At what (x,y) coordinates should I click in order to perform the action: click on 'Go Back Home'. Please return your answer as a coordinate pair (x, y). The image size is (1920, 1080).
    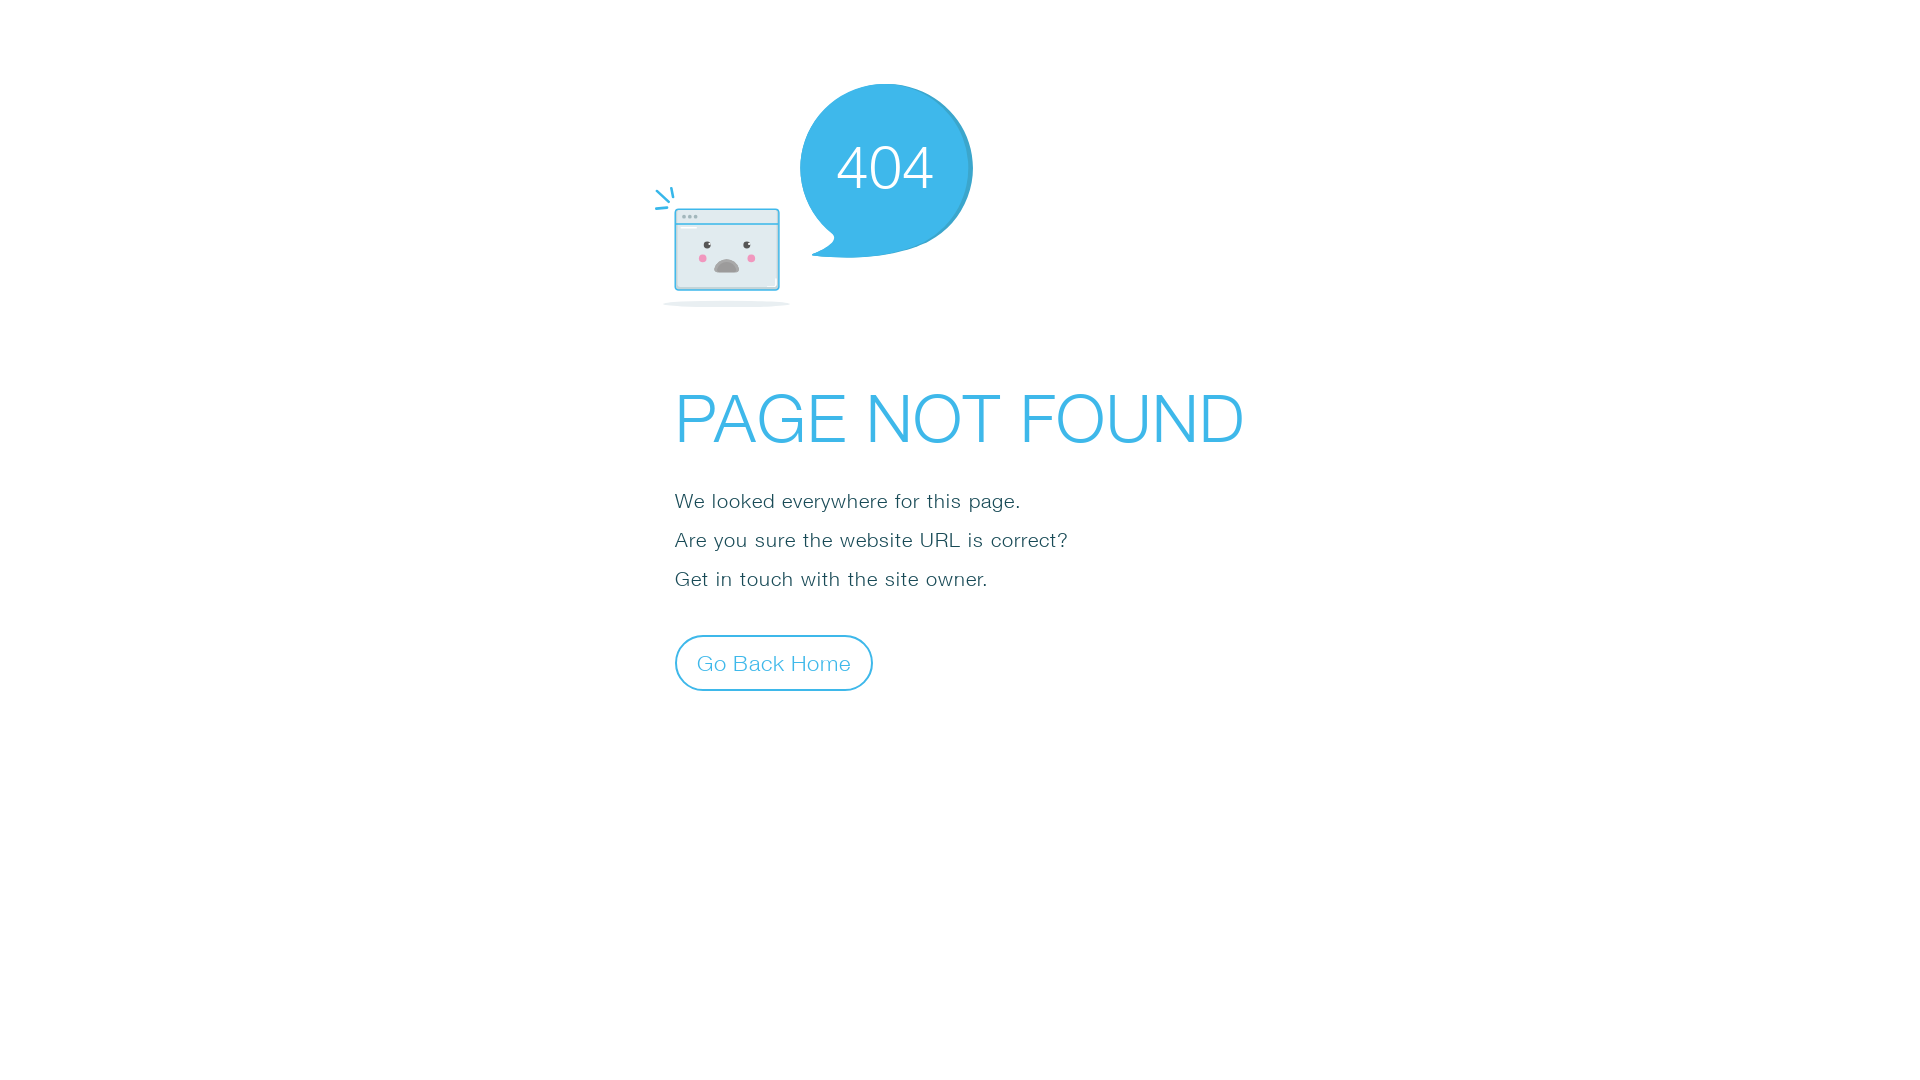
    Looking at the image, I should click on (772, 663).